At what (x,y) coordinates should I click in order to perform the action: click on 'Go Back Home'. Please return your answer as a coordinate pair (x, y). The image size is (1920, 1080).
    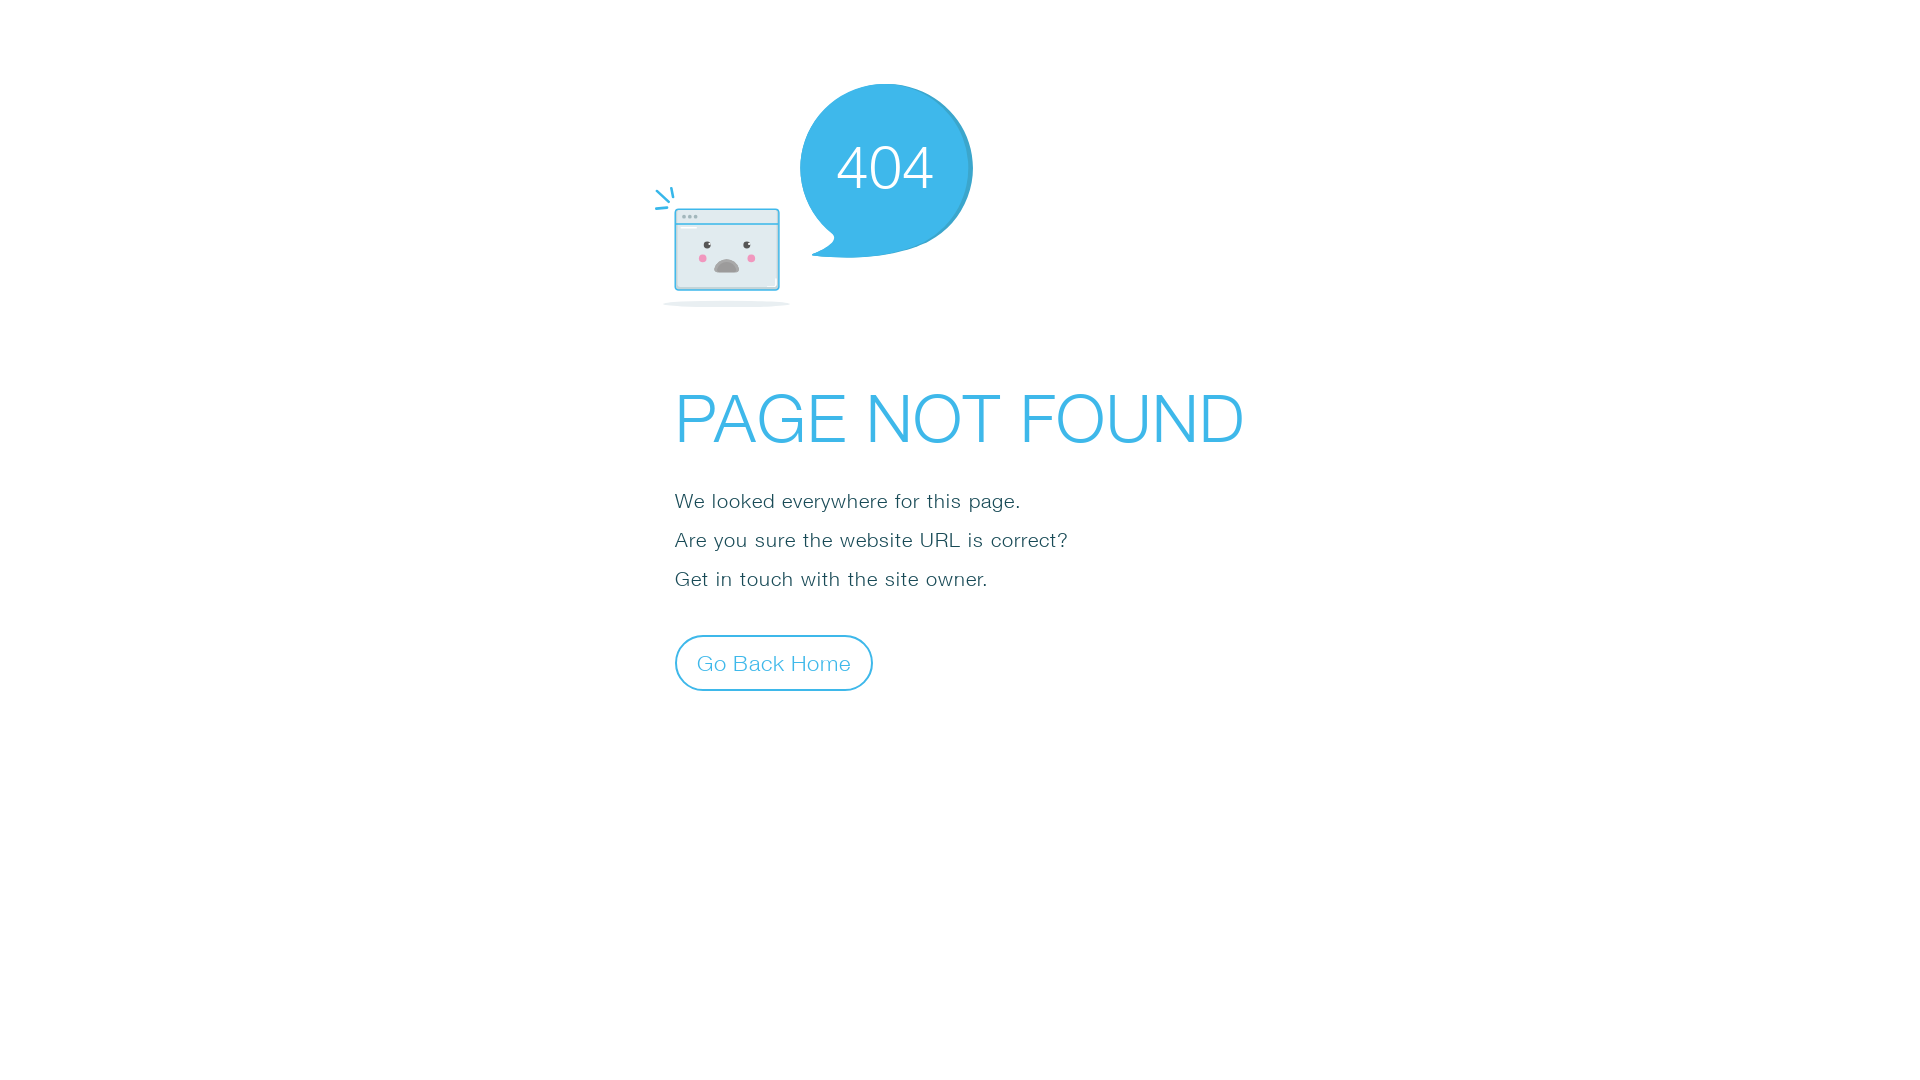
    Looking at the image, I should click on (772, 663).